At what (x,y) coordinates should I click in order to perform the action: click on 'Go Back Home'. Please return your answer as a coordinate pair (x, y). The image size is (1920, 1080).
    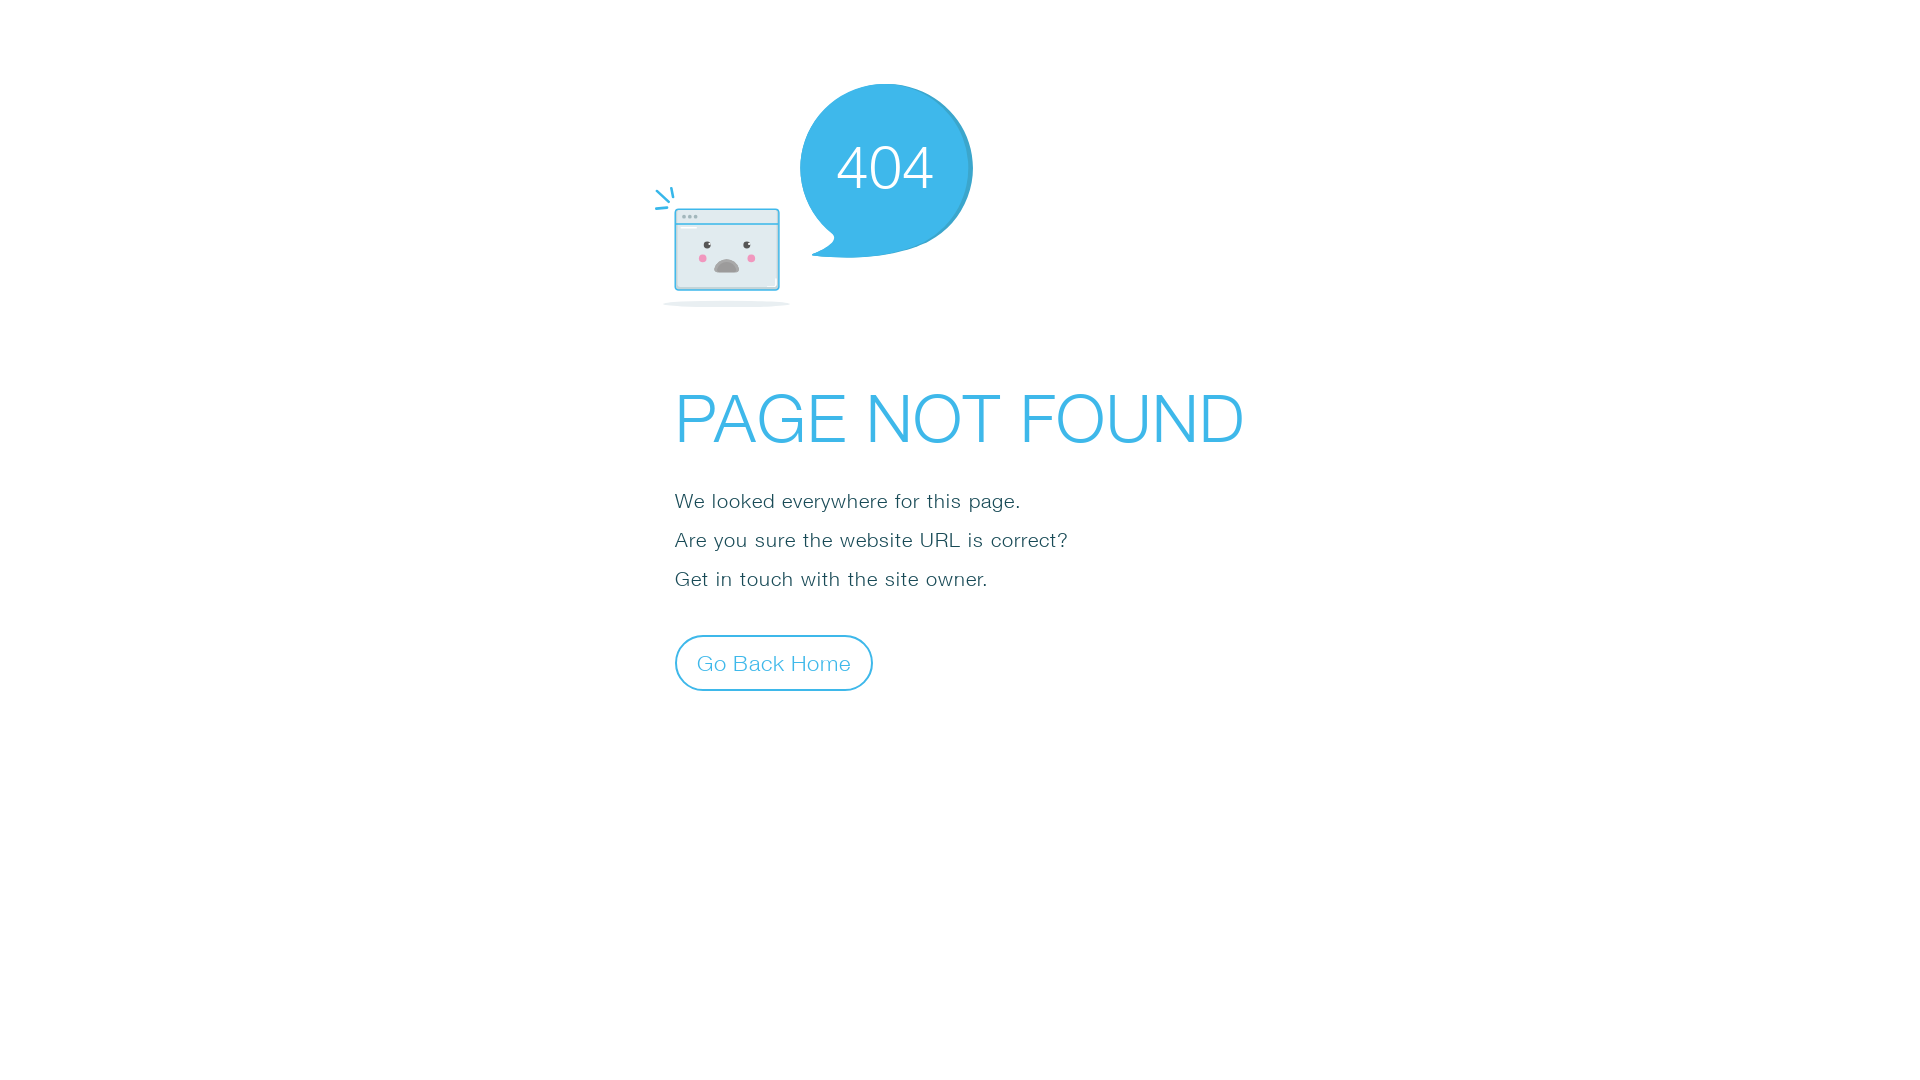
    Looking at the image, I should click on (772, 663).